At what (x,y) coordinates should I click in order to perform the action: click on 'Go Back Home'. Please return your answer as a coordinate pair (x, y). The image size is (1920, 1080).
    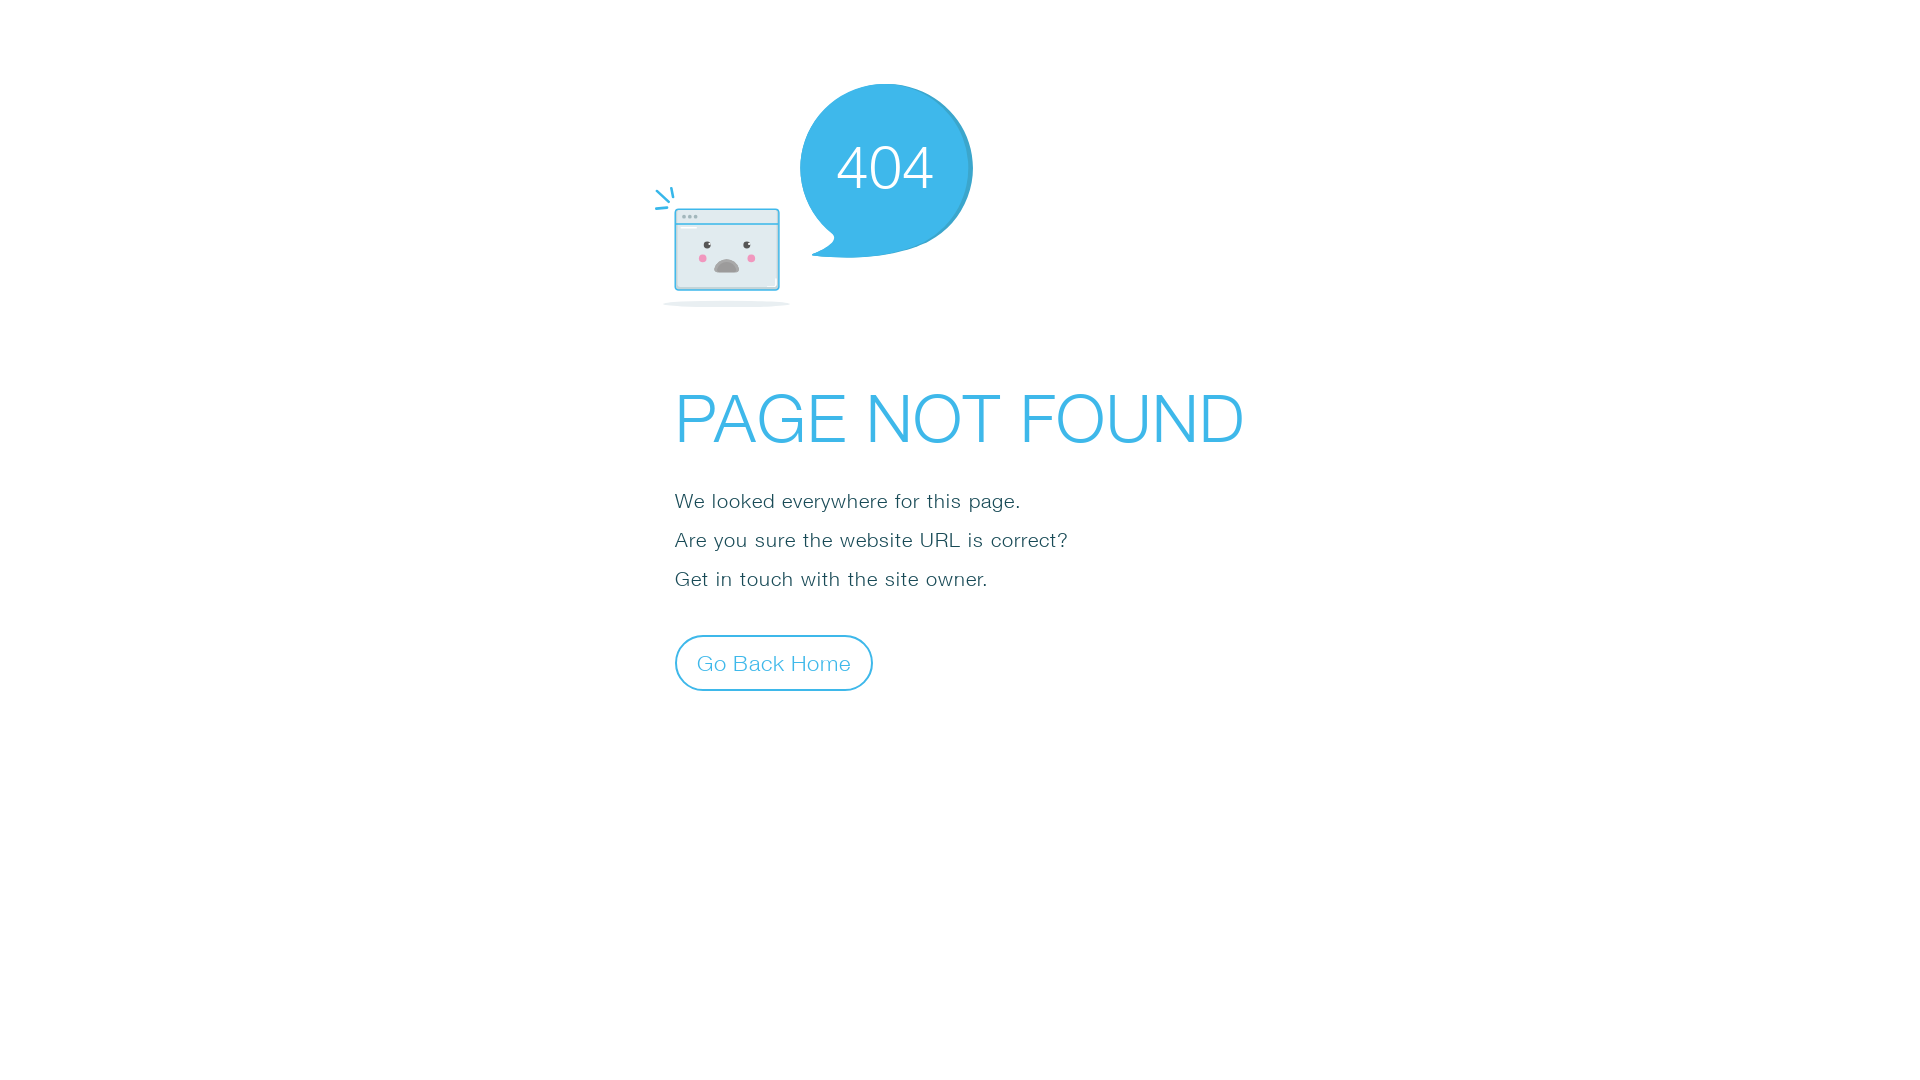
    Looking at the image, I should click on (772, 663).